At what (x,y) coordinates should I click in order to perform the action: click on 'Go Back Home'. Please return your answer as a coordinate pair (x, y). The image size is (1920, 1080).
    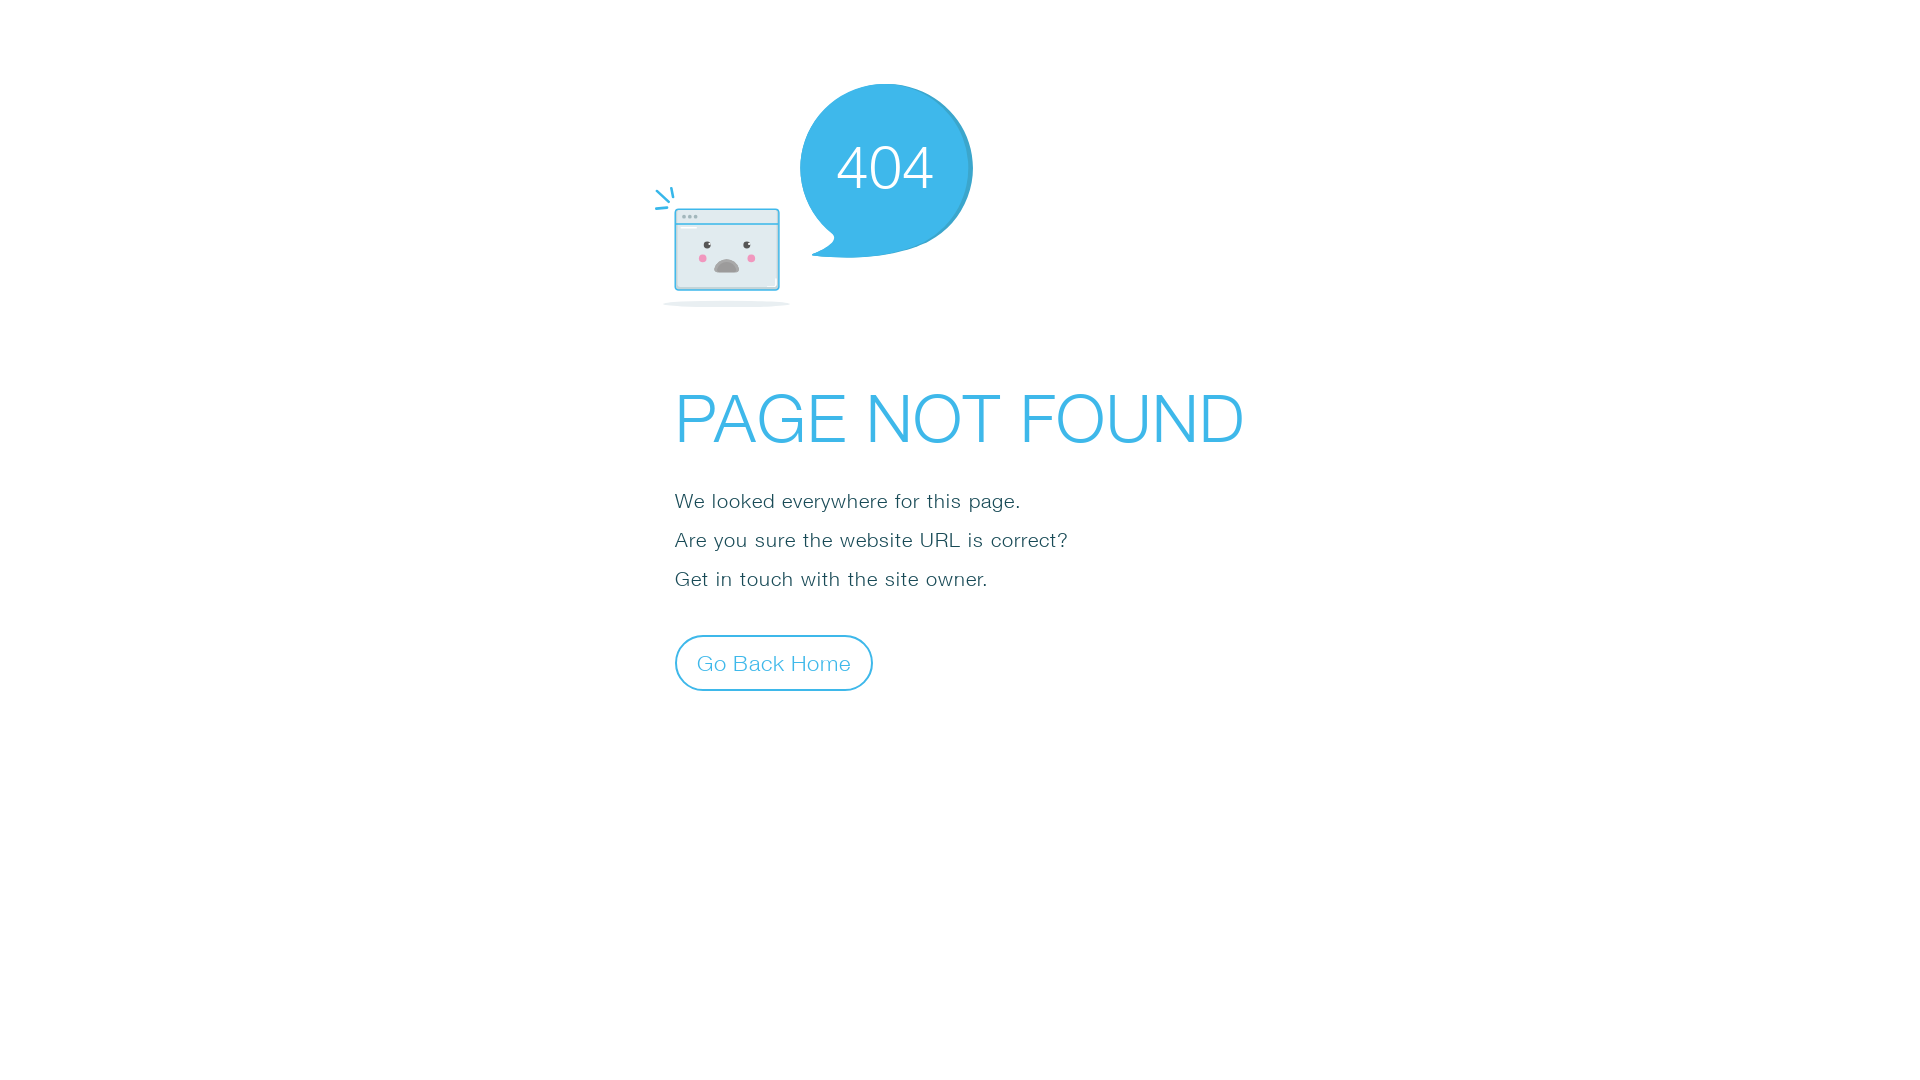
    Looking at the image, I should click on (772, 663).